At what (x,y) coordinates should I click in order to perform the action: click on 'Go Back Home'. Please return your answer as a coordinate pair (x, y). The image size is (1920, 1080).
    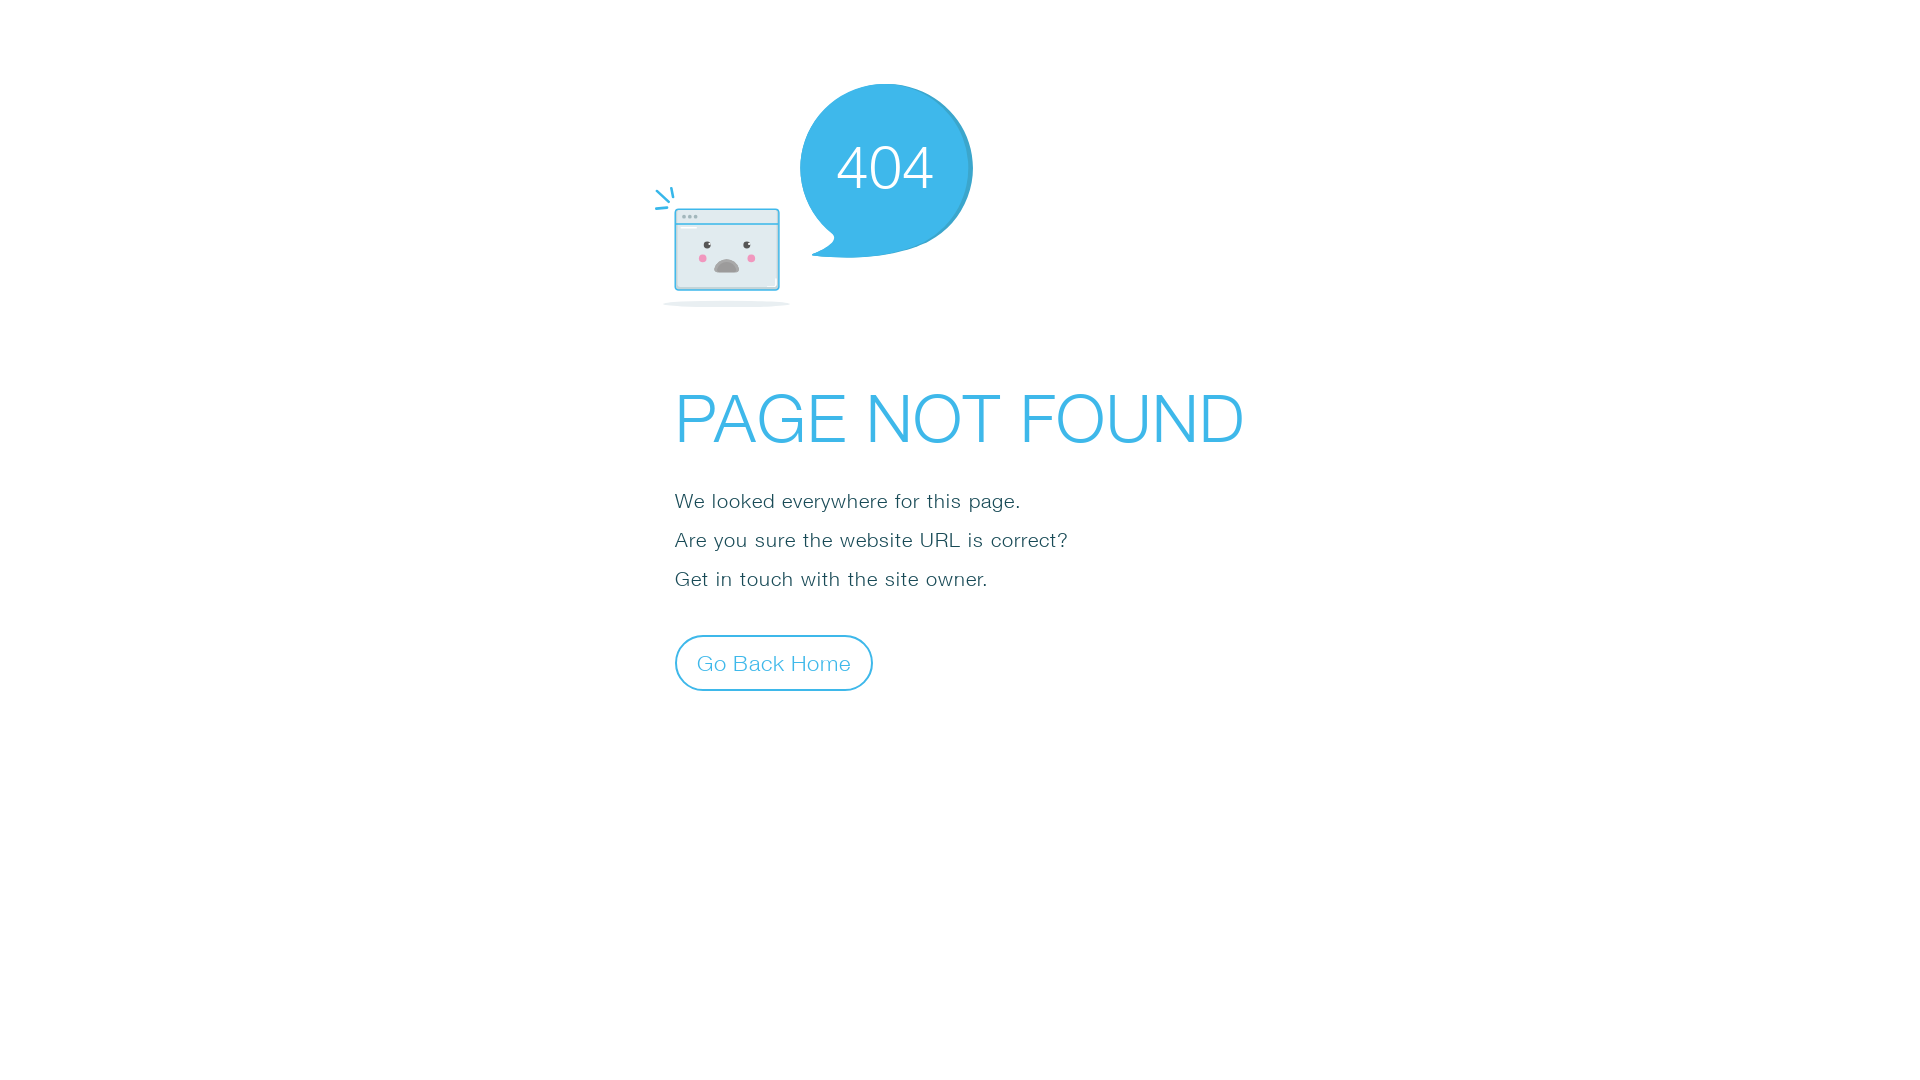
    Looking at the image, I should click on (772, 663).